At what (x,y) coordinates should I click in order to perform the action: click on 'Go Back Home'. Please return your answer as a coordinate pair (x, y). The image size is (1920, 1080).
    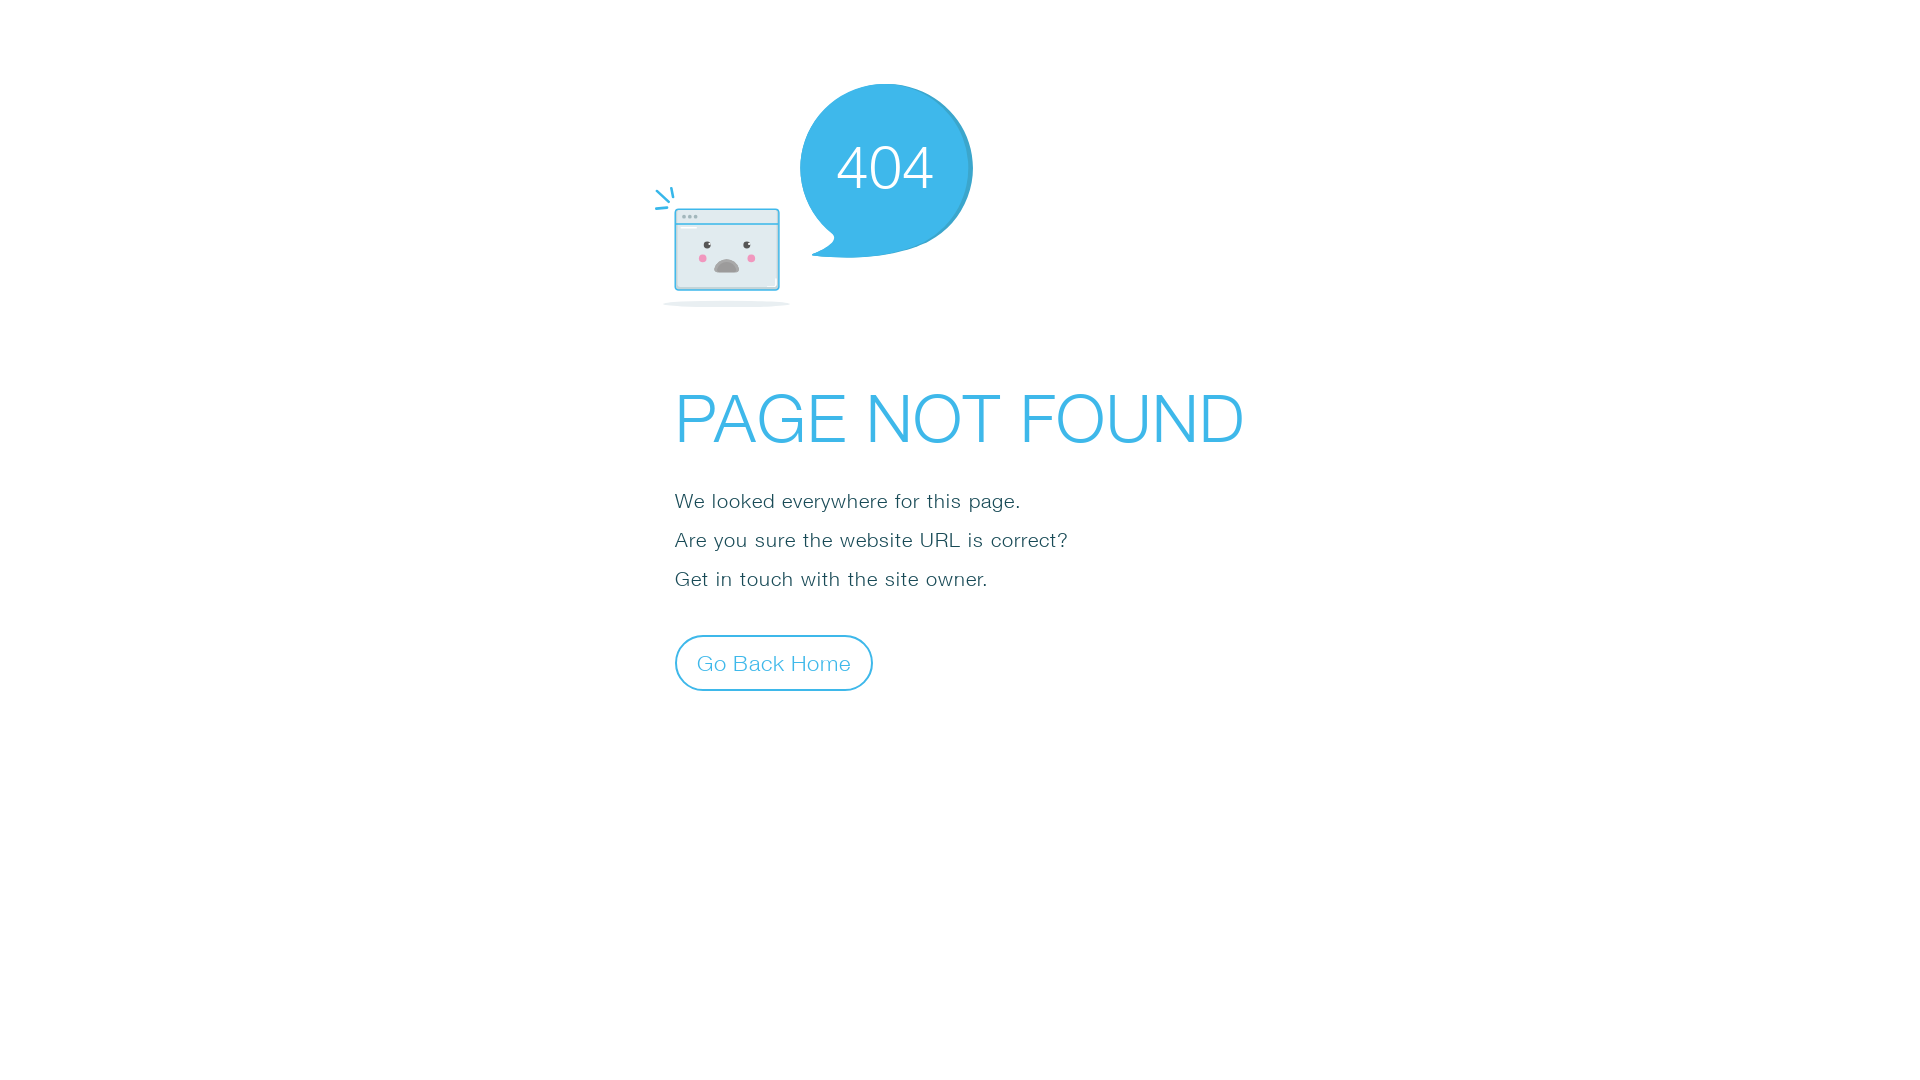
    Looking at the image, I should click on (772, 663).